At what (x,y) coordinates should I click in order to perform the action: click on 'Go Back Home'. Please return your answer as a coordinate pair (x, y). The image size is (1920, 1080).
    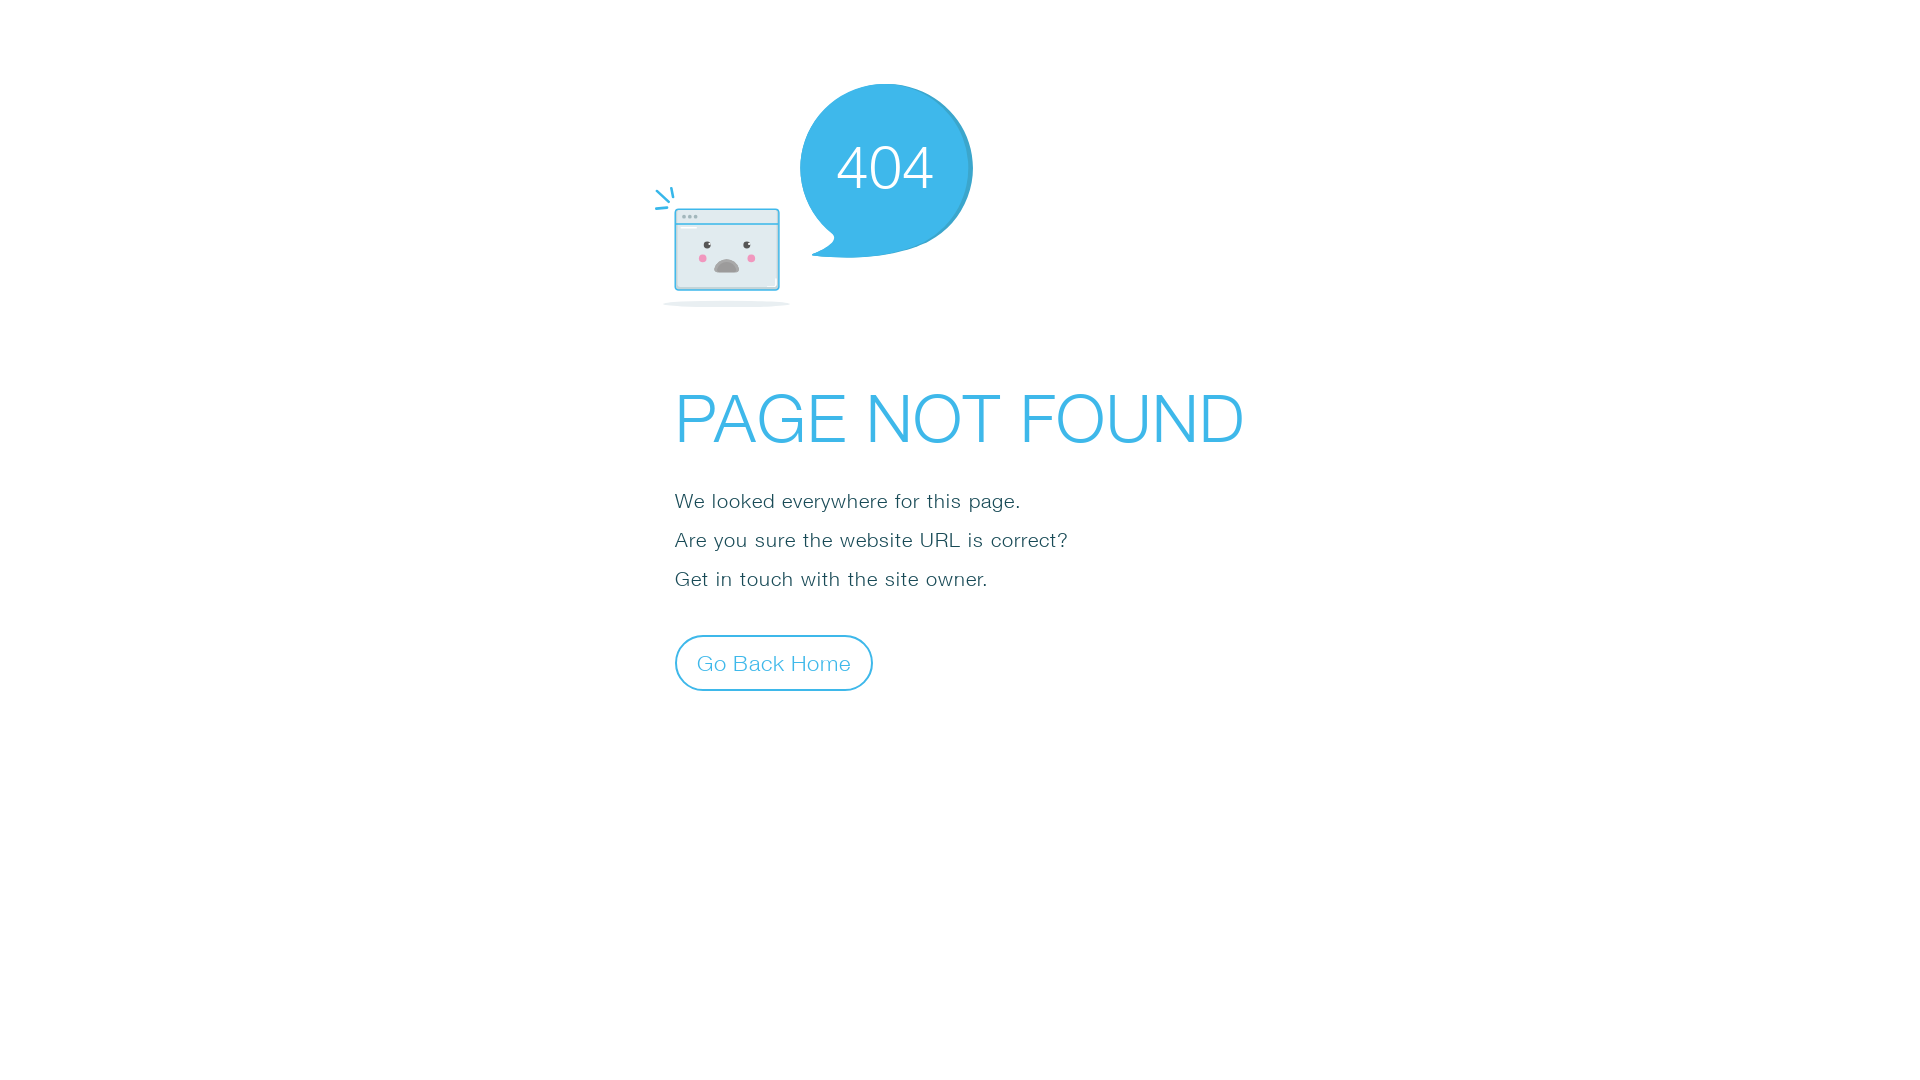
    Looking at the image, I should click on (772, 663).